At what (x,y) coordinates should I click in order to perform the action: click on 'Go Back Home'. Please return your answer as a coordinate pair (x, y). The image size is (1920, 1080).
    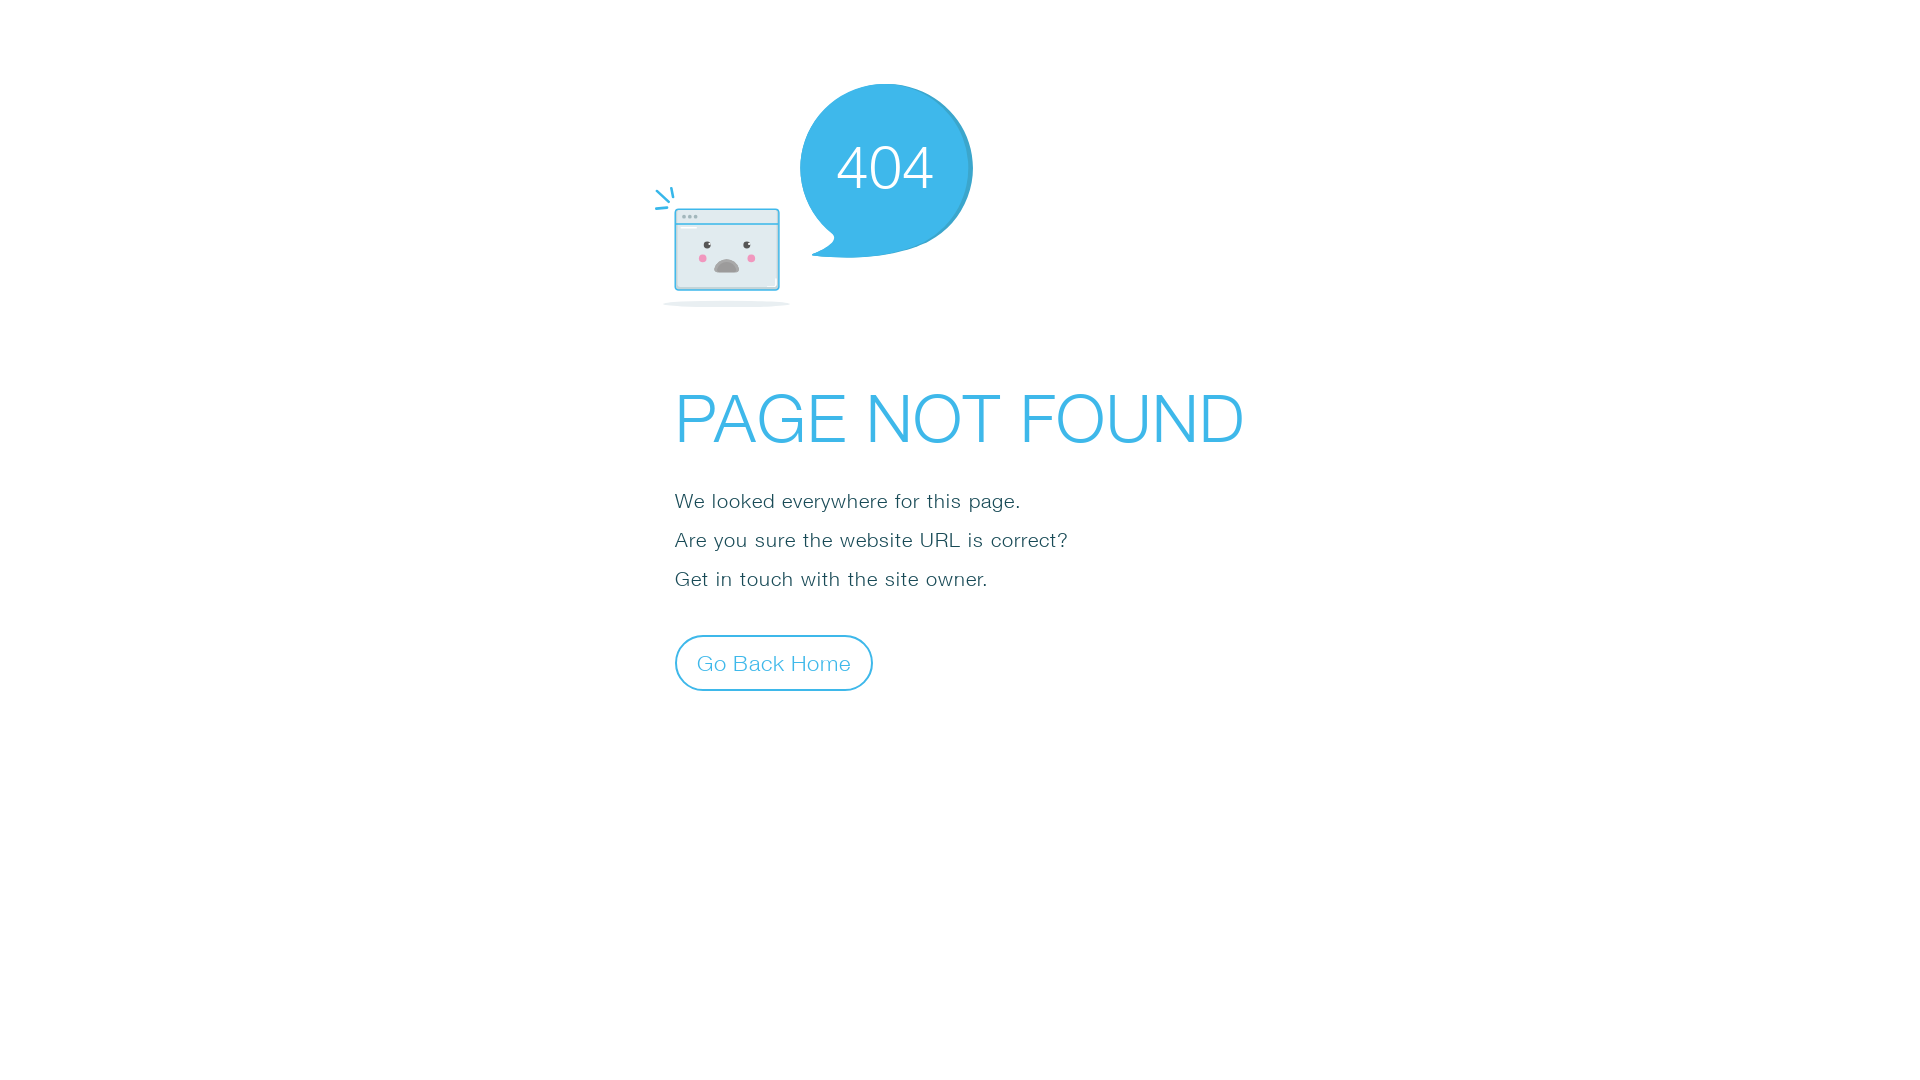
    Looking at the image, I should click on (772, 663).